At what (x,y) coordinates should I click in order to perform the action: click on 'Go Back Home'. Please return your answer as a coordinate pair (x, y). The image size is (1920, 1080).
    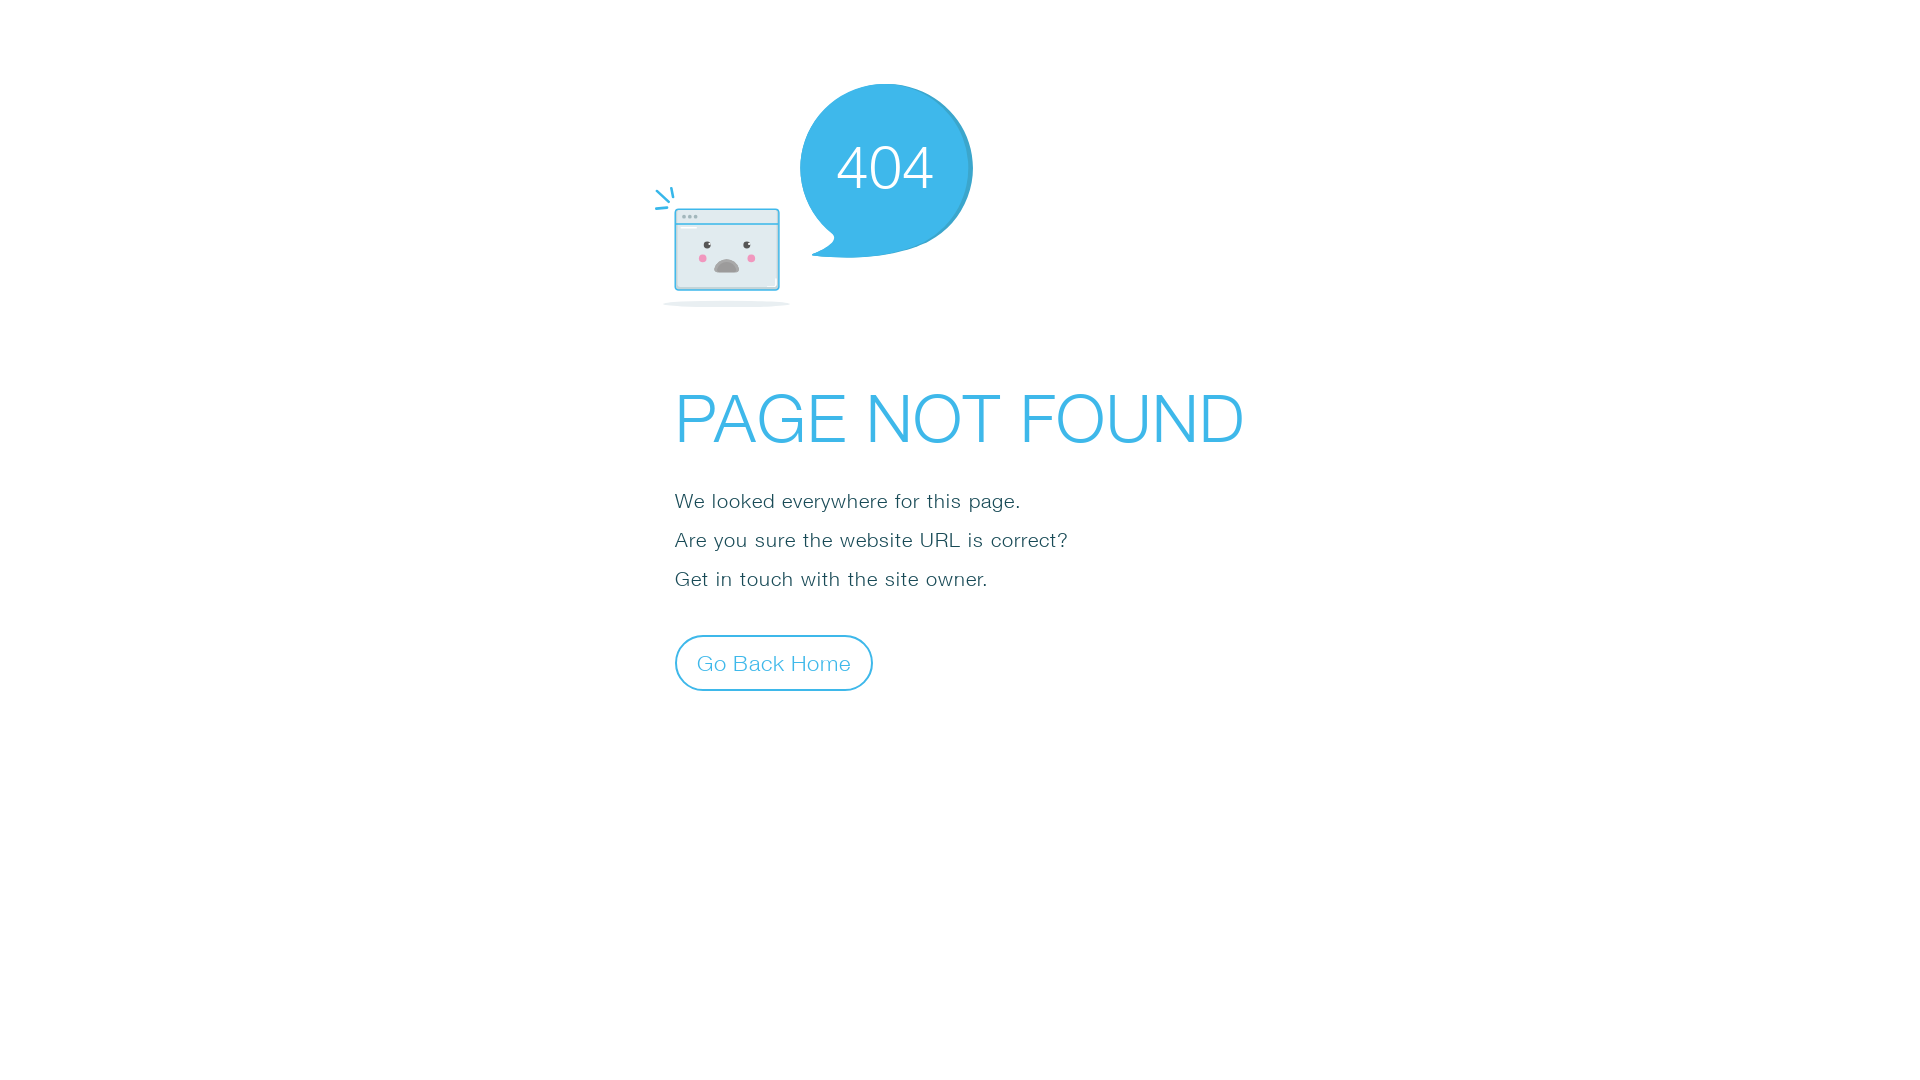
    Looking at the image, I should click on (772, 663).